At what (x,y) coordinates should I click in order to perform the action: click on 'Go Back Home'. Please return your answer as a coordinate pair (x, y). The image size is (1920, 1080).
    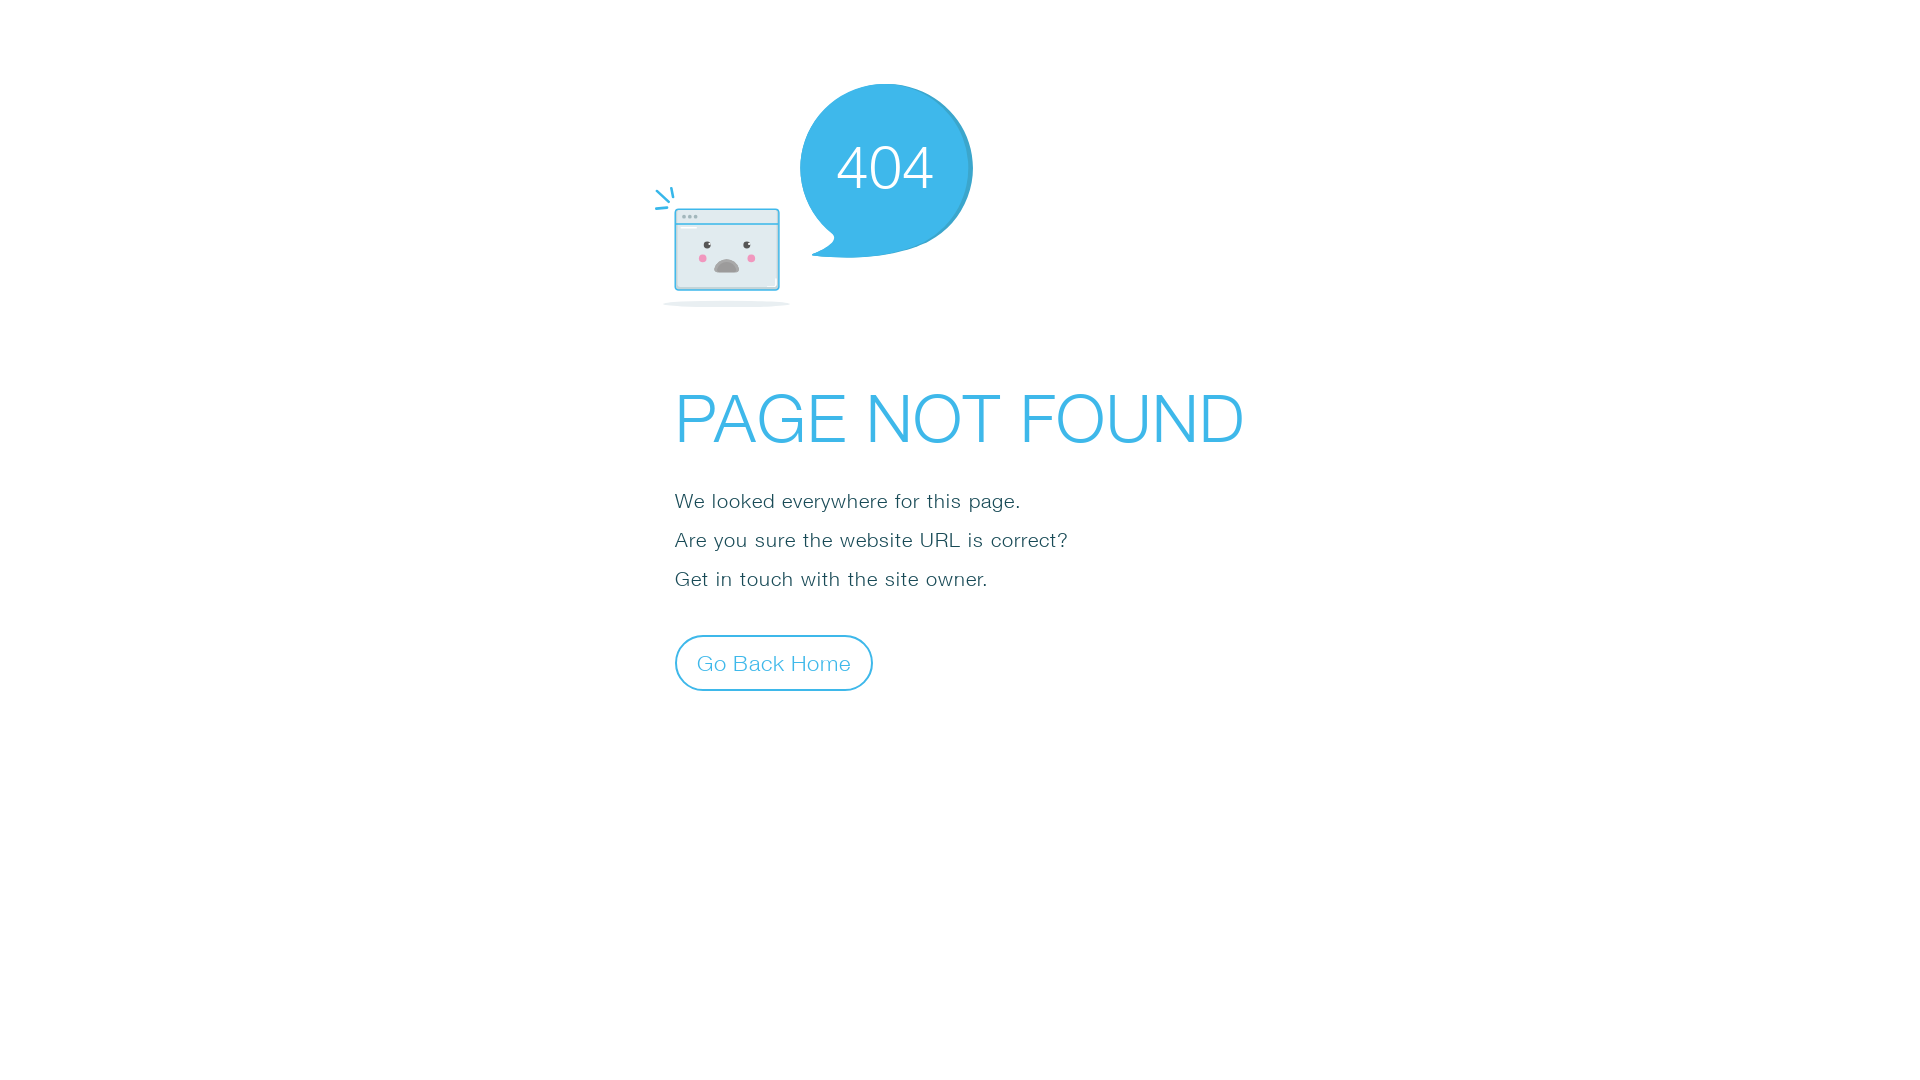
    Looking at the image, I should click on (772, 663).